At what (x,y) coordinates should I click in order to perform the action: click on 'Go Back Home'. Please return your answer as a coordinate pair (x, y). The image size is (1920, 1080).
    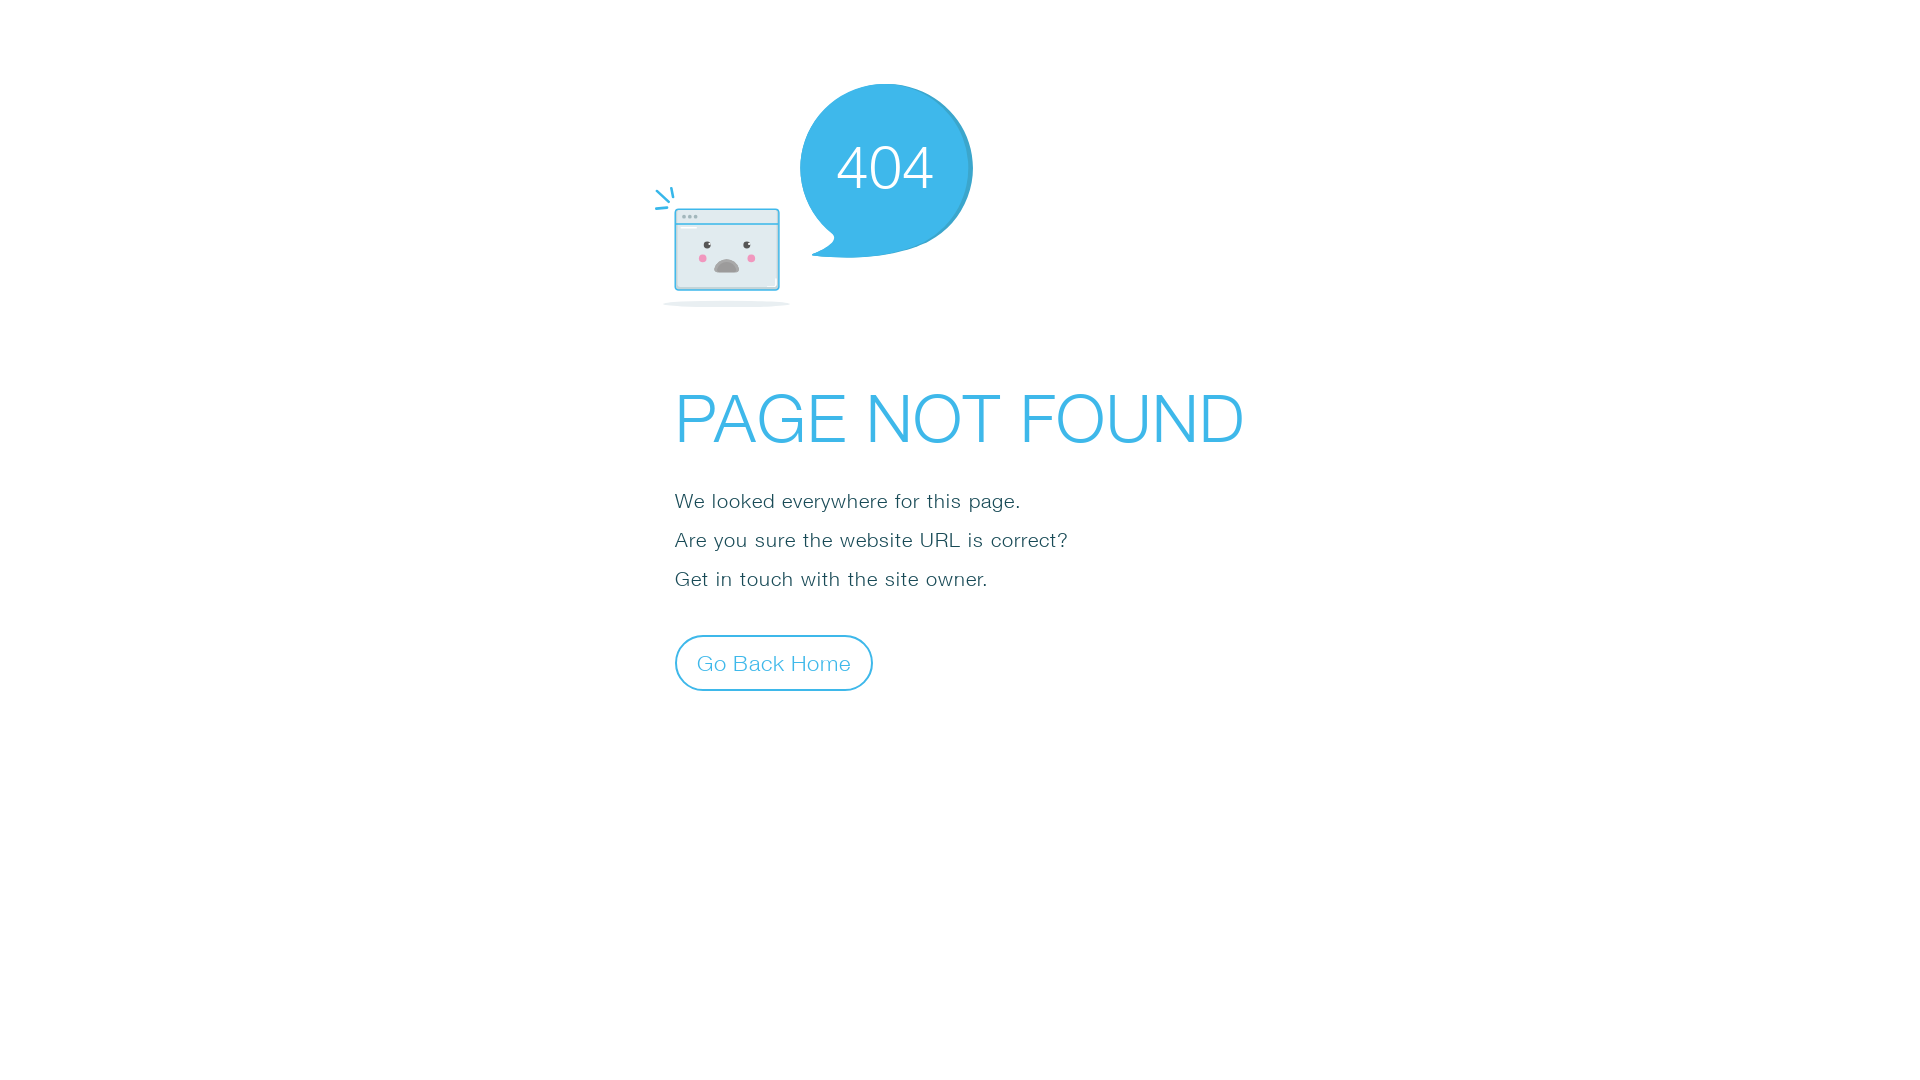
    Looking at the image, I should click on (772, 663).